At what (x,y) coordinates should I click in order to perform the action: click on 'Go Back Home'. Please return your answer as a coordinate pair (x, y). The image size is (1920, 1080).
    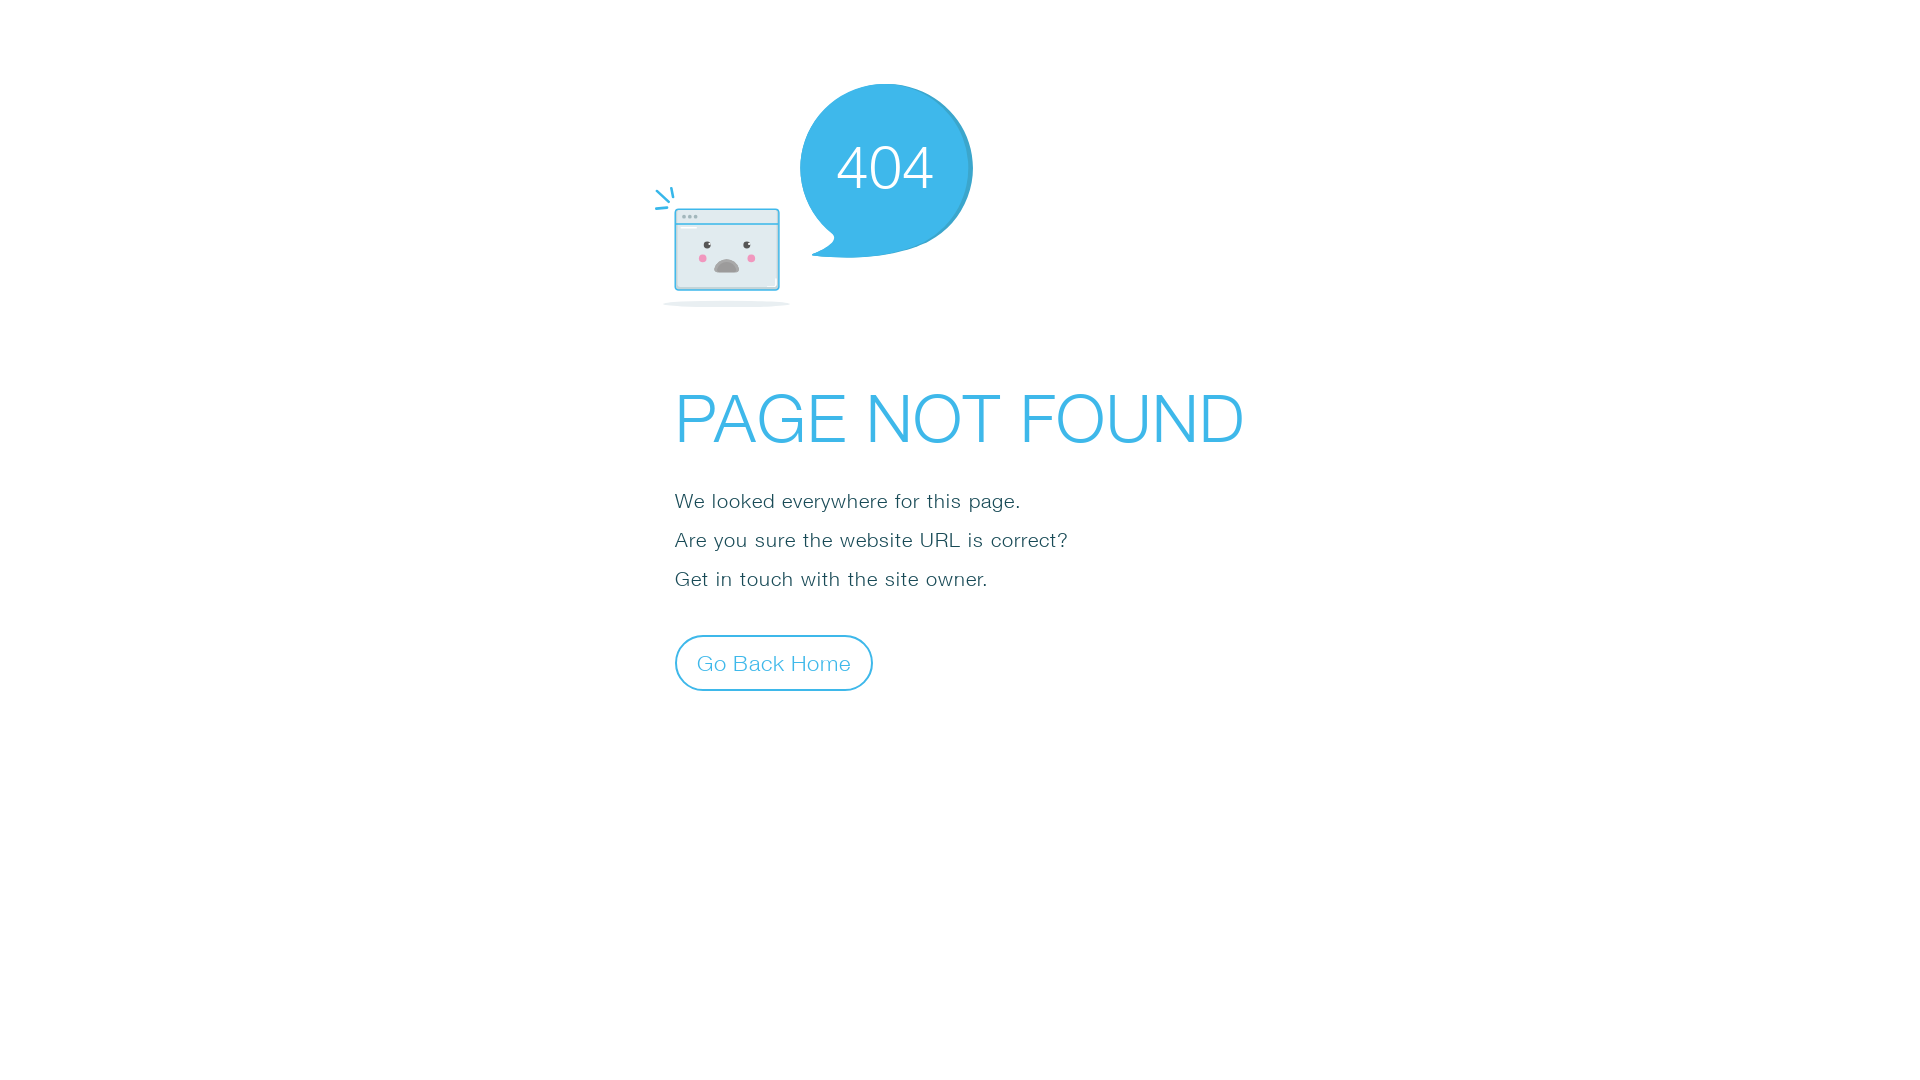
    Looking at the image, I should click on (772, 663).